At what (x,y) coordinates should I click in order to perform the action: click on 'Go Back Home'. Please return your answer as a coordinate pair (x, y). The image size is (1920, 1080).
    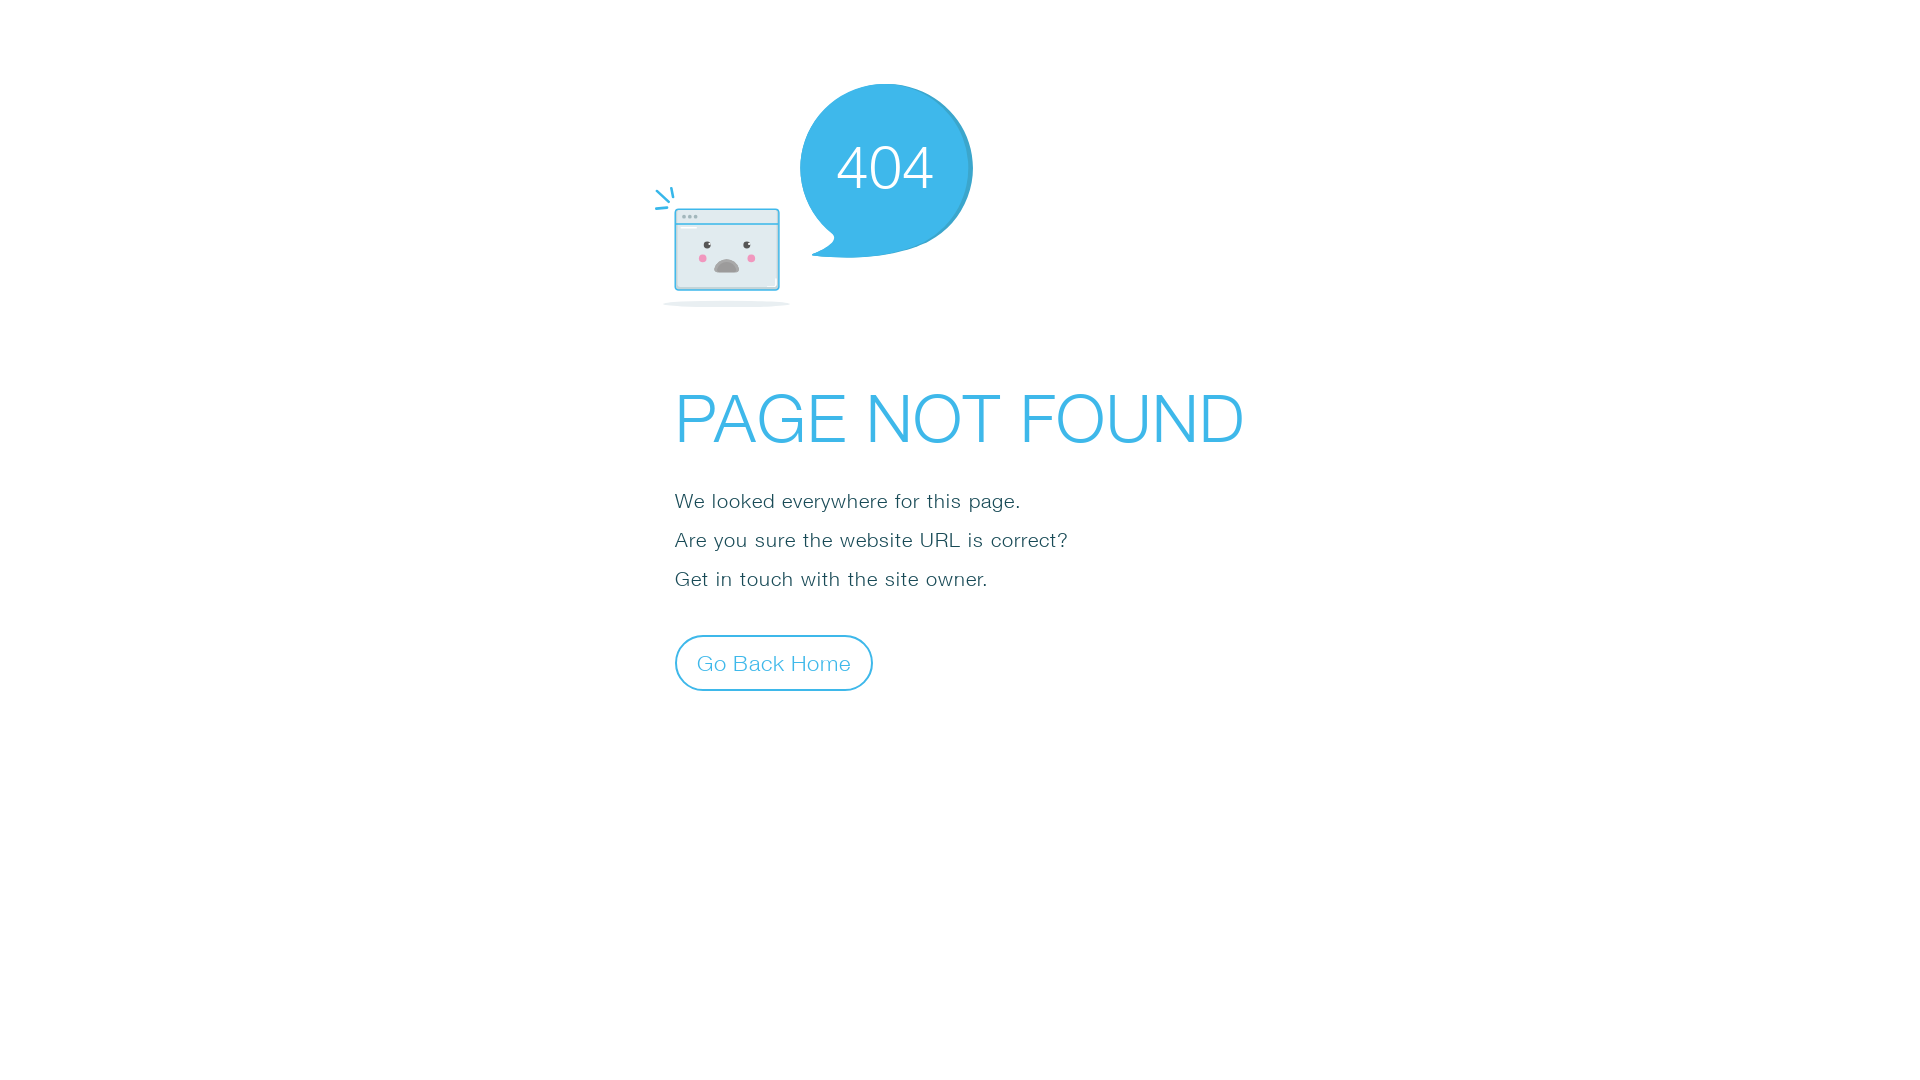
    Looking at the image, I should click on (772, 663).